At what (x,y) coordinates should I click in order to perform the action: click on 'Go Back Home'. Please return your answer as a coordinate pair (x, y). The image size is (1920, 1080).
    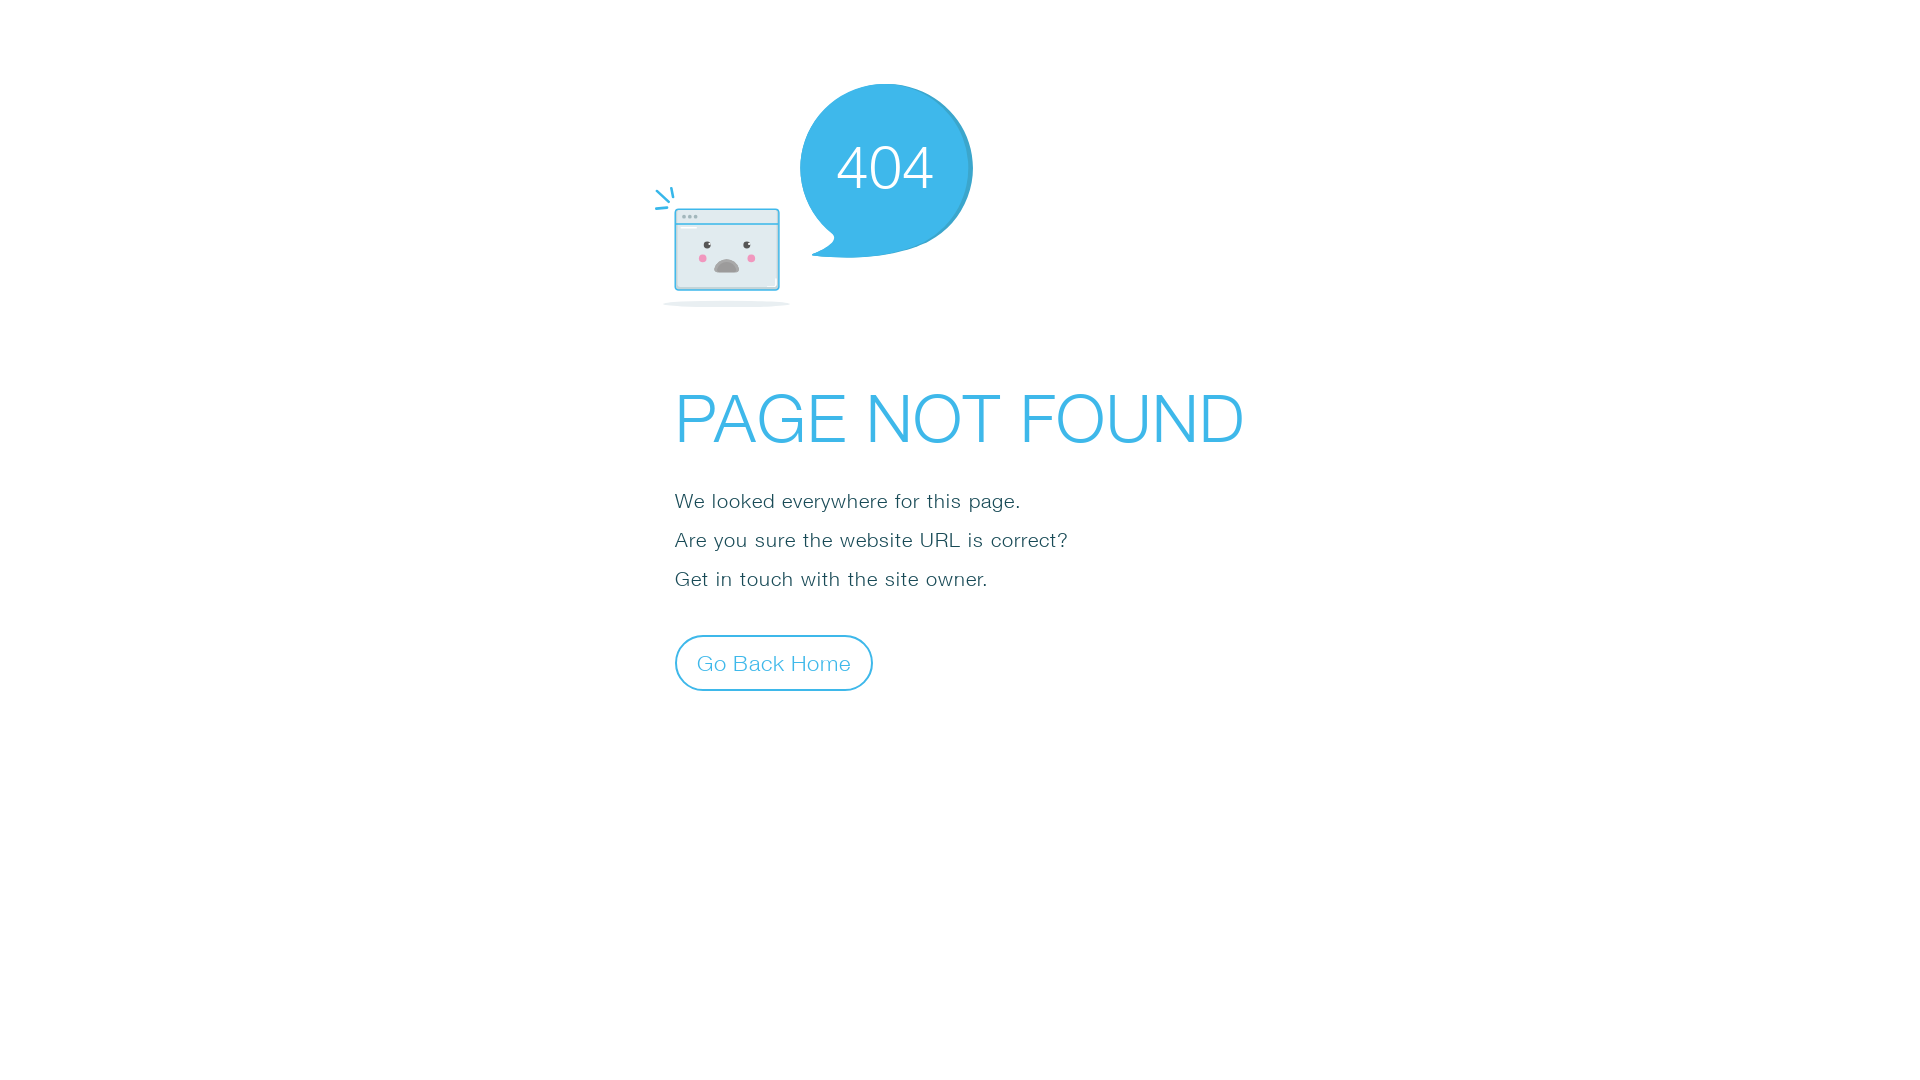
    Looking at the image, I should click on (772, 663).